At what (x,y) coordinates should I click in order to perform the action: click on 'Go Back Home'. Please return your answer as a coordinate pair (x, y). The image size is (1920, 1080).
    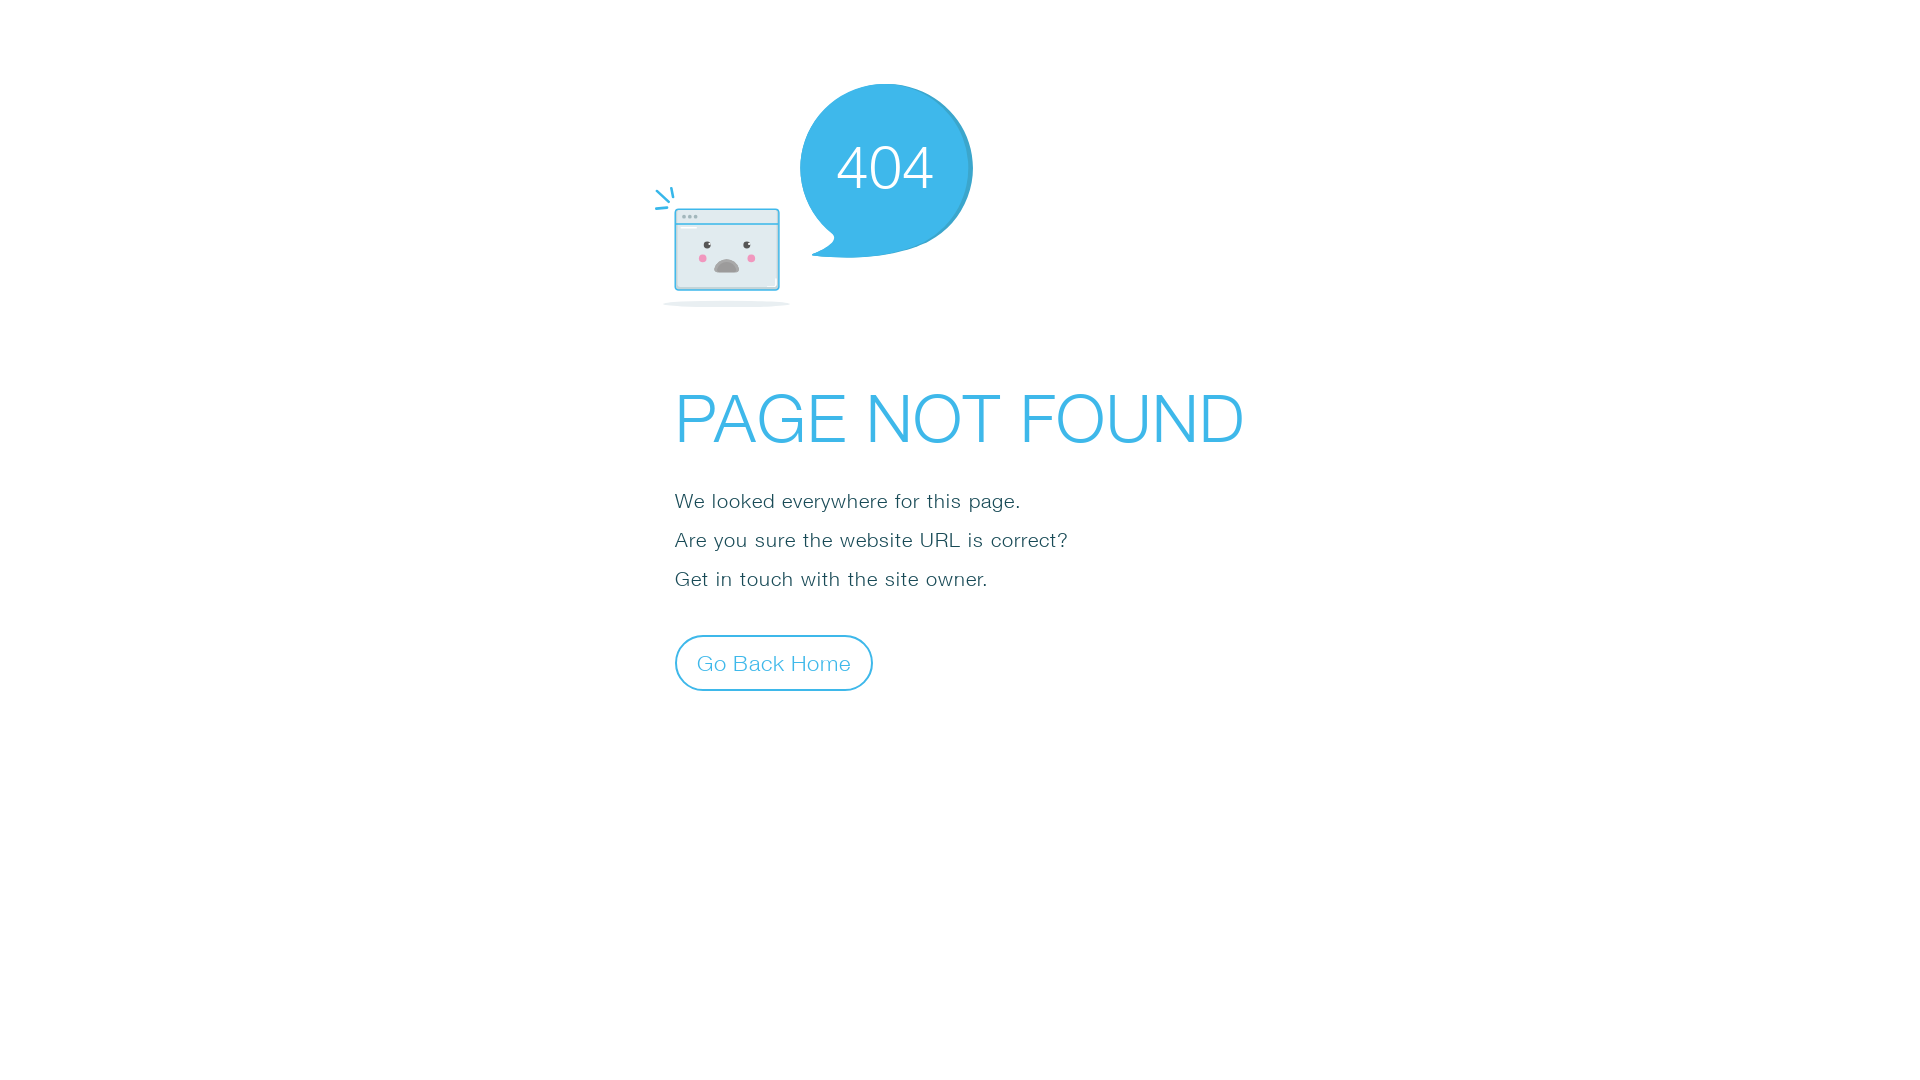
    Looking at the image, I should click on (772, 663).